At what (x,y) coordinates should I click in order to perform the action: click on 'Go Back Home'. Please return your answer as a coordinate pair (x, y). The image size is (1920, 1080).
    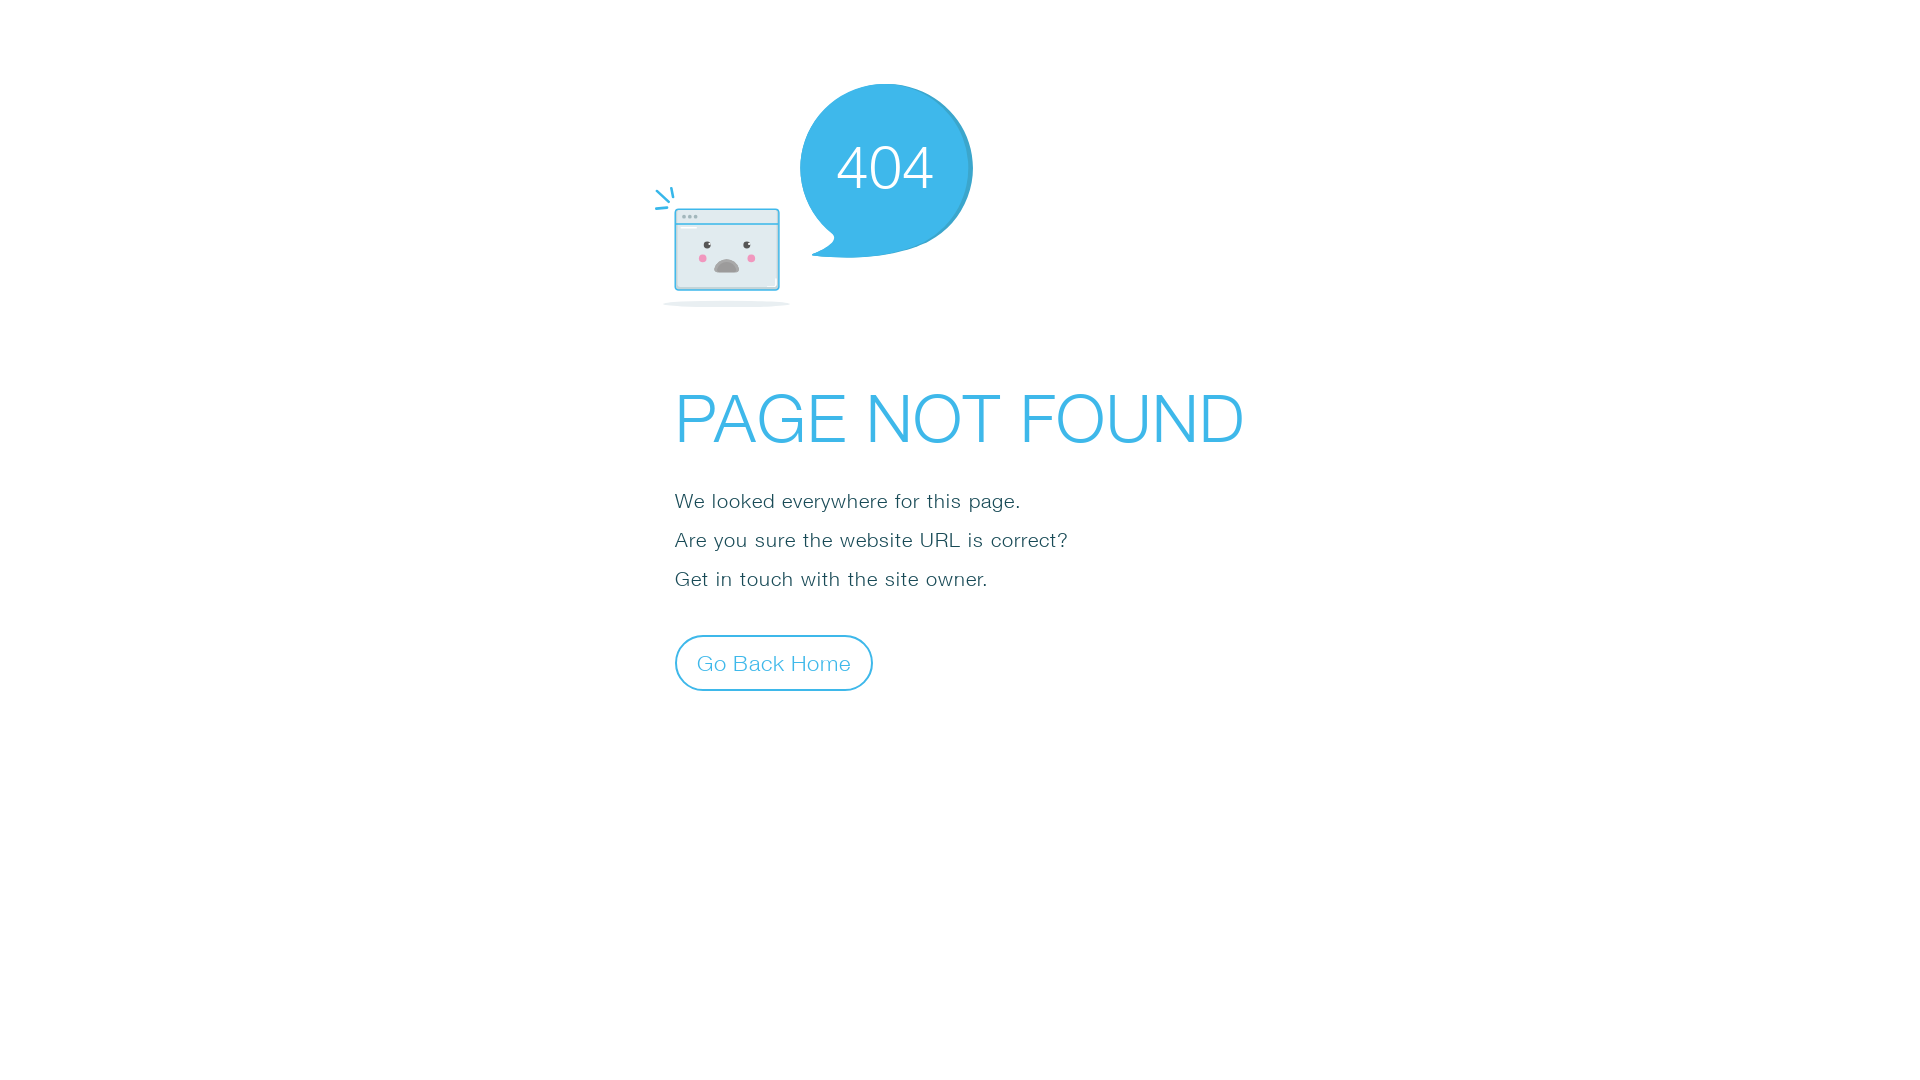
    Looking at the image, I should click on (772, 663).